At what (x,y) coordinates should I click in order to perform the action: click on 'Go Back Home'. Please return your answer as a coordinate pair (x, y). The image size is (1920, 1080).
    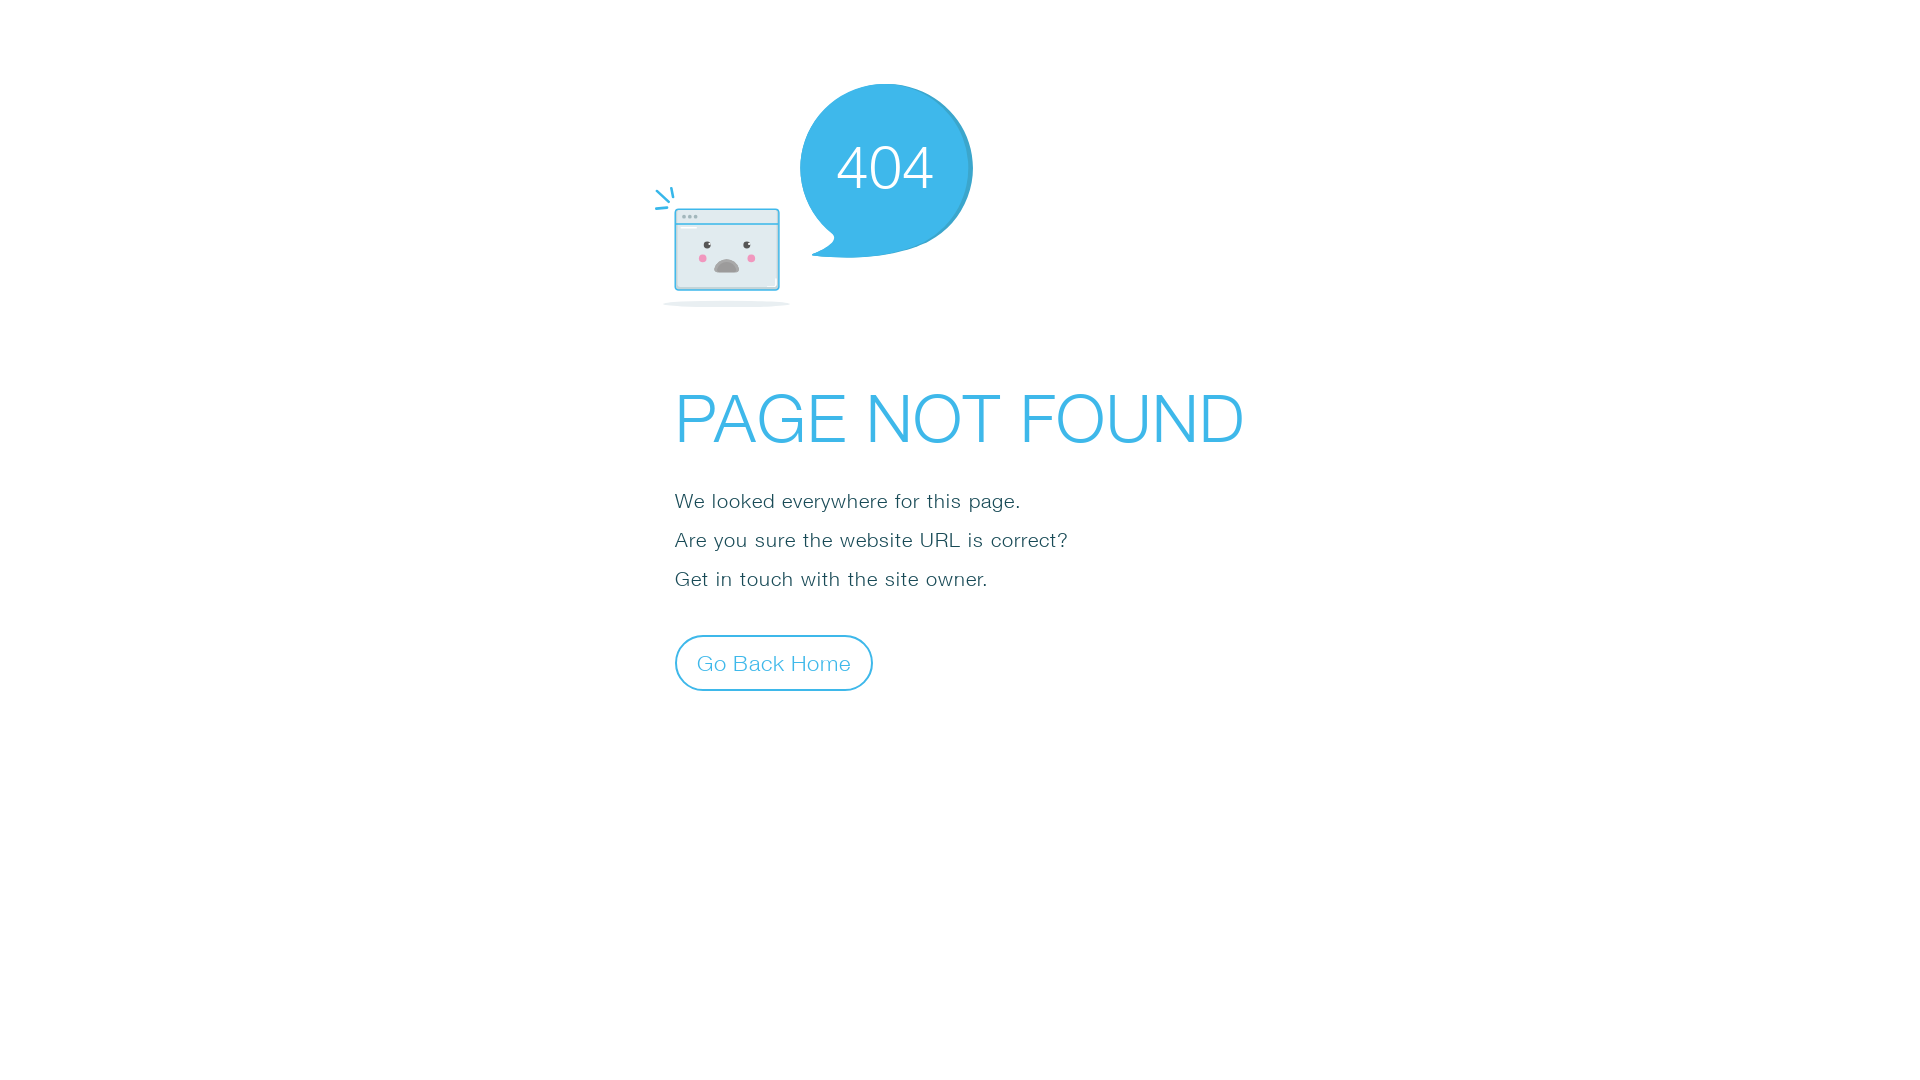
    Looking at the image, I should click on (772, 663).